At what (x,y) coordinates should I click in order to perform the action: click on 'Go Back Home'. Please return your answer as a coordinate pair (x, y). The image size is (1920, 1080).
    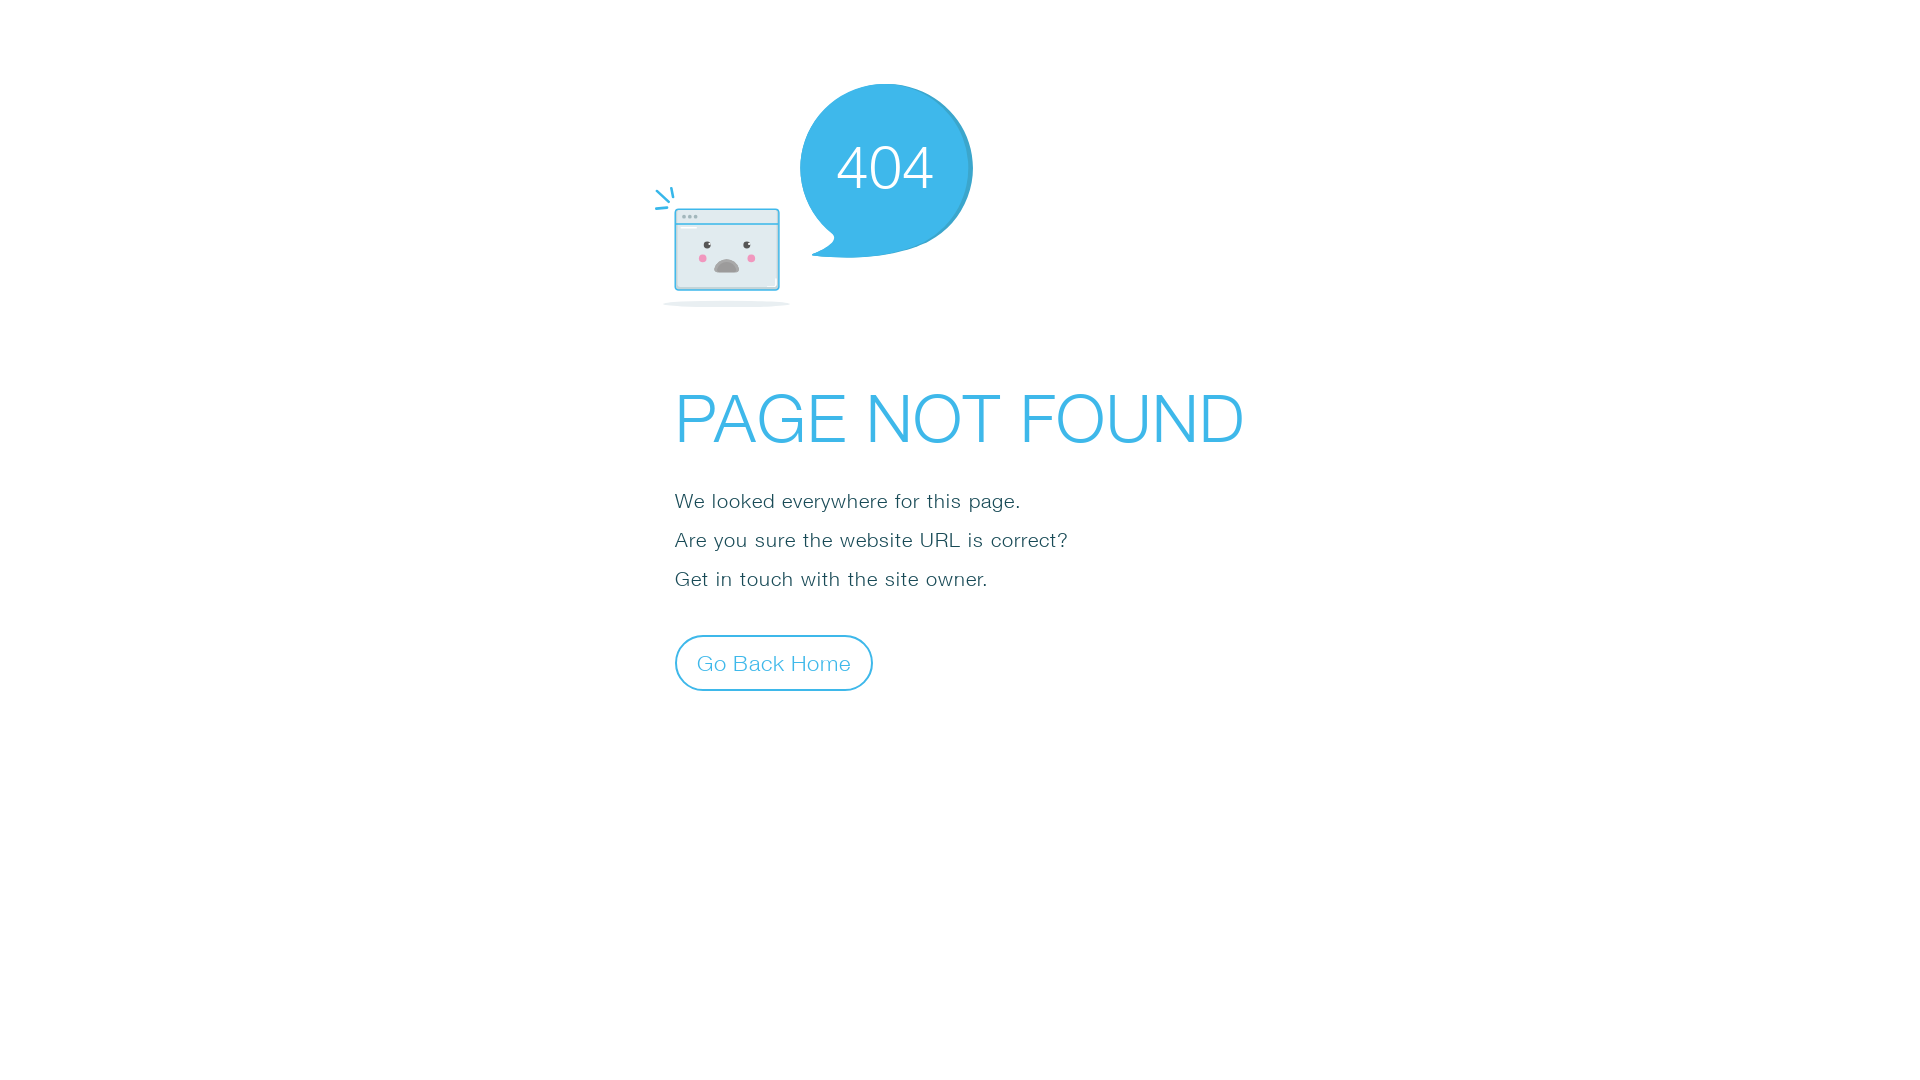
    Looking at the image, I should click on (772, 663).